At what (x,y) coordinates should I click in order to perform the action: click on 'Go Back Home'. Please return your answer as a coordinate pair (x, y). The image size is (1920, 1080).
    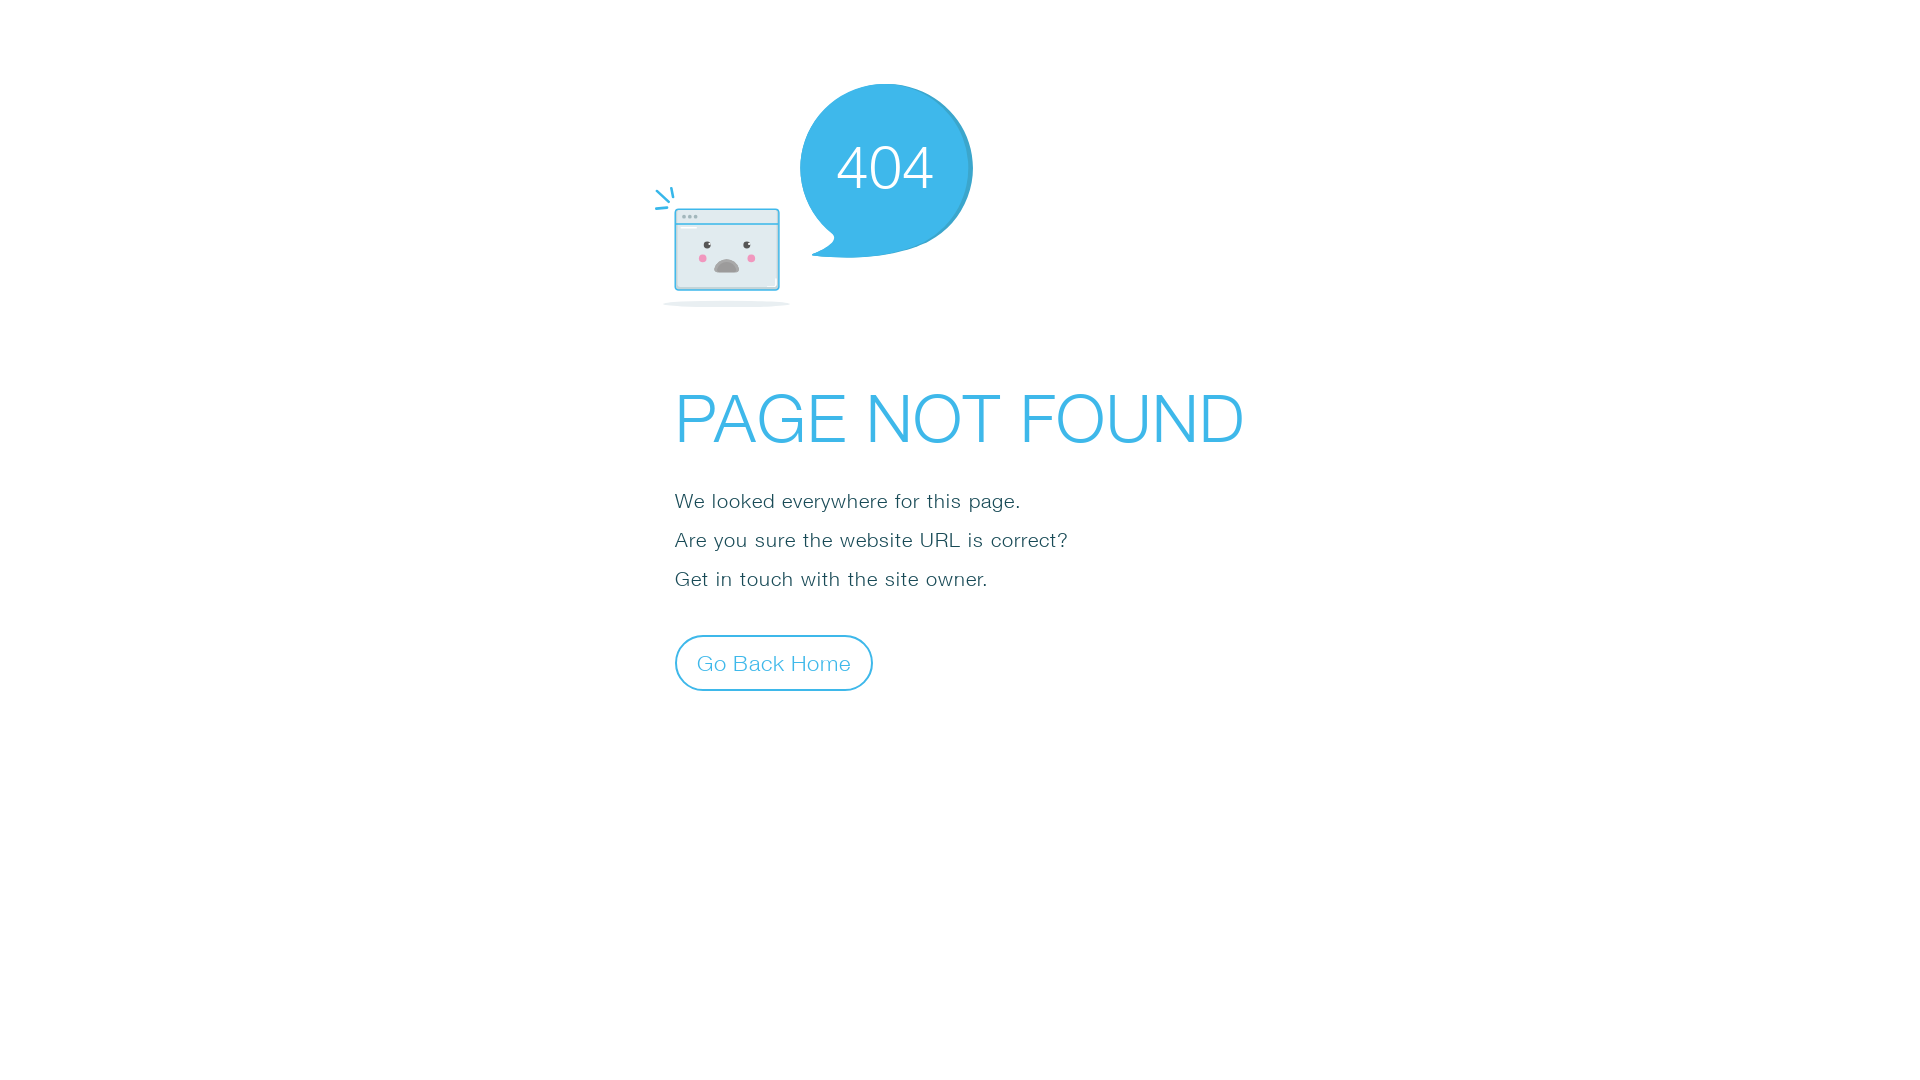
    Looking at the image, I should click on (772, 663).